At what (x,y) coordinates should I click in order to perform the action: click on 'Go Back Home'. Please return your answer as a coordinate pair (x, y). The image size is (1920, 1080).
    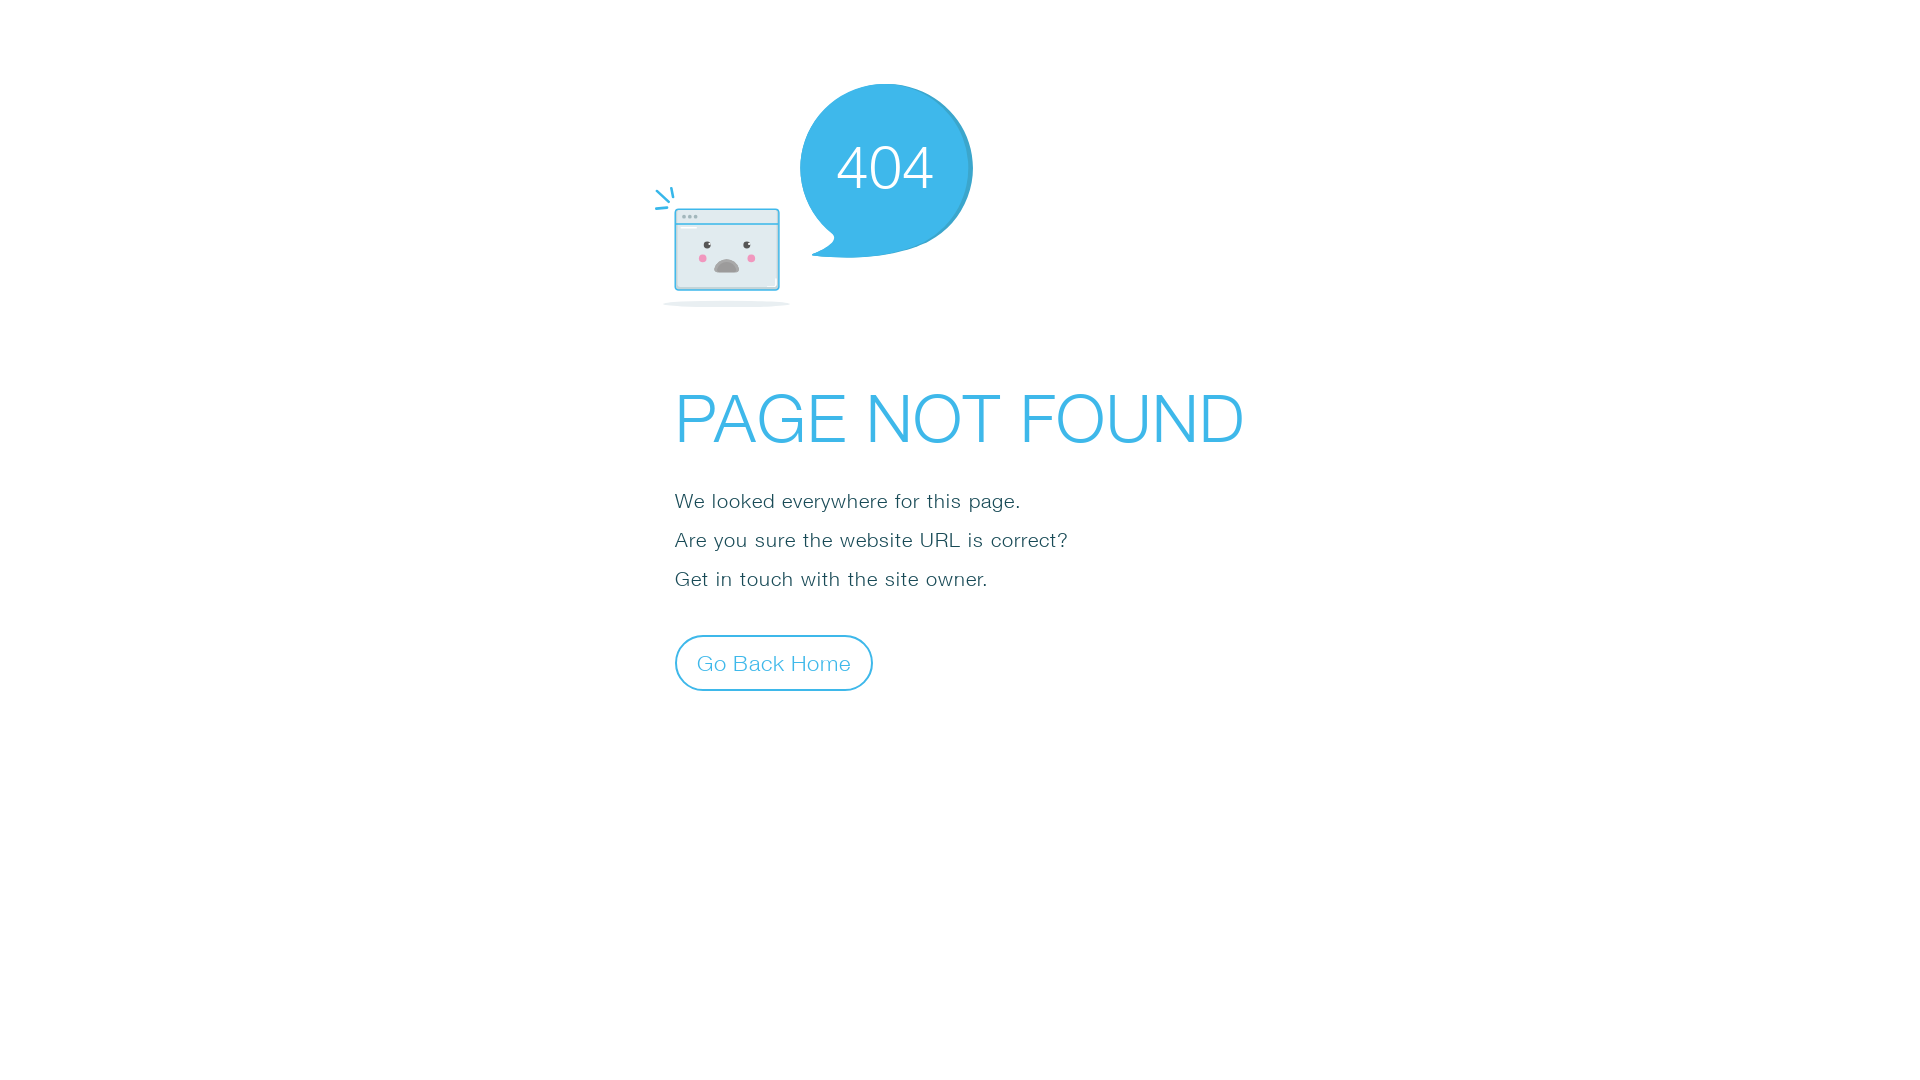
    Looking at the image, I should click on (772, 663).